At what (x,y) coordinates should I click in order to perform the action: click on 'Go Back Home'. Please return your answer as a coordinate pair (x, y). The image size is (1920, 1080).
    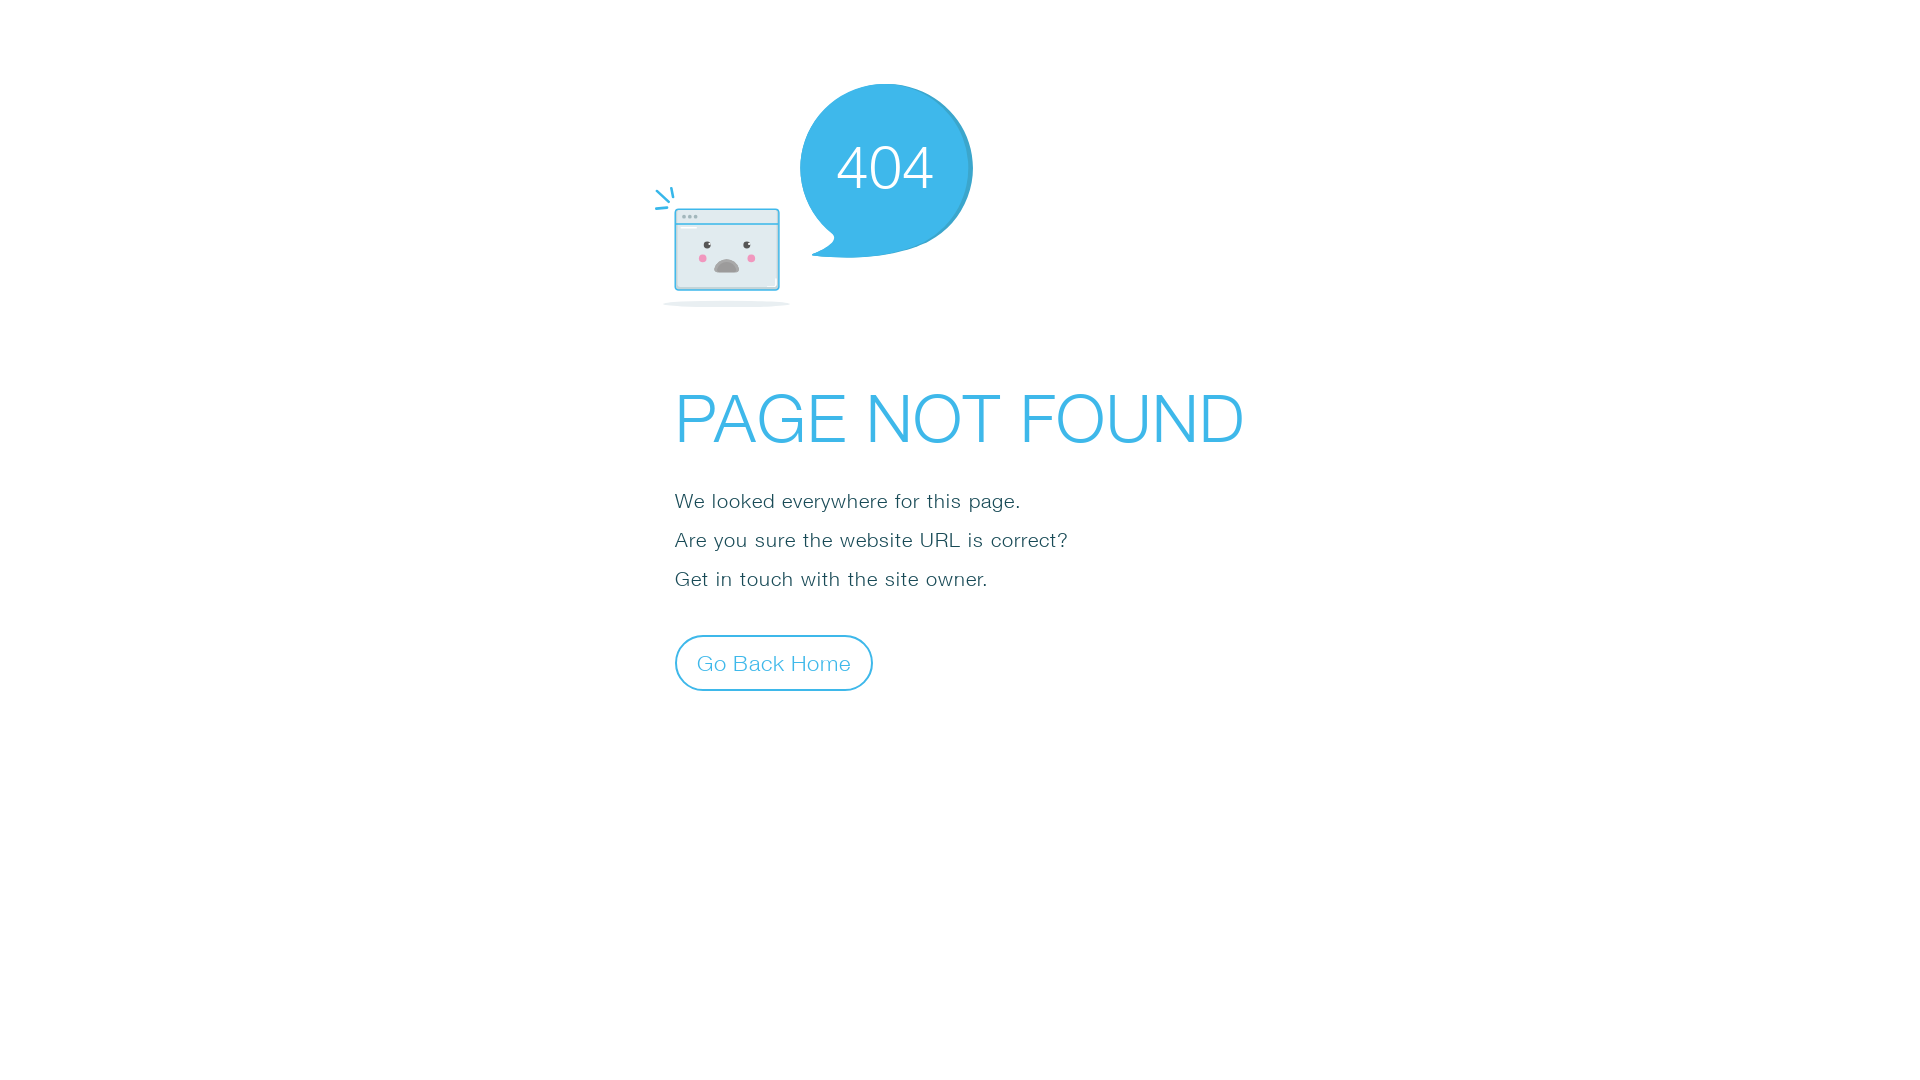
    Looking at the image, I should click on (772, 663).